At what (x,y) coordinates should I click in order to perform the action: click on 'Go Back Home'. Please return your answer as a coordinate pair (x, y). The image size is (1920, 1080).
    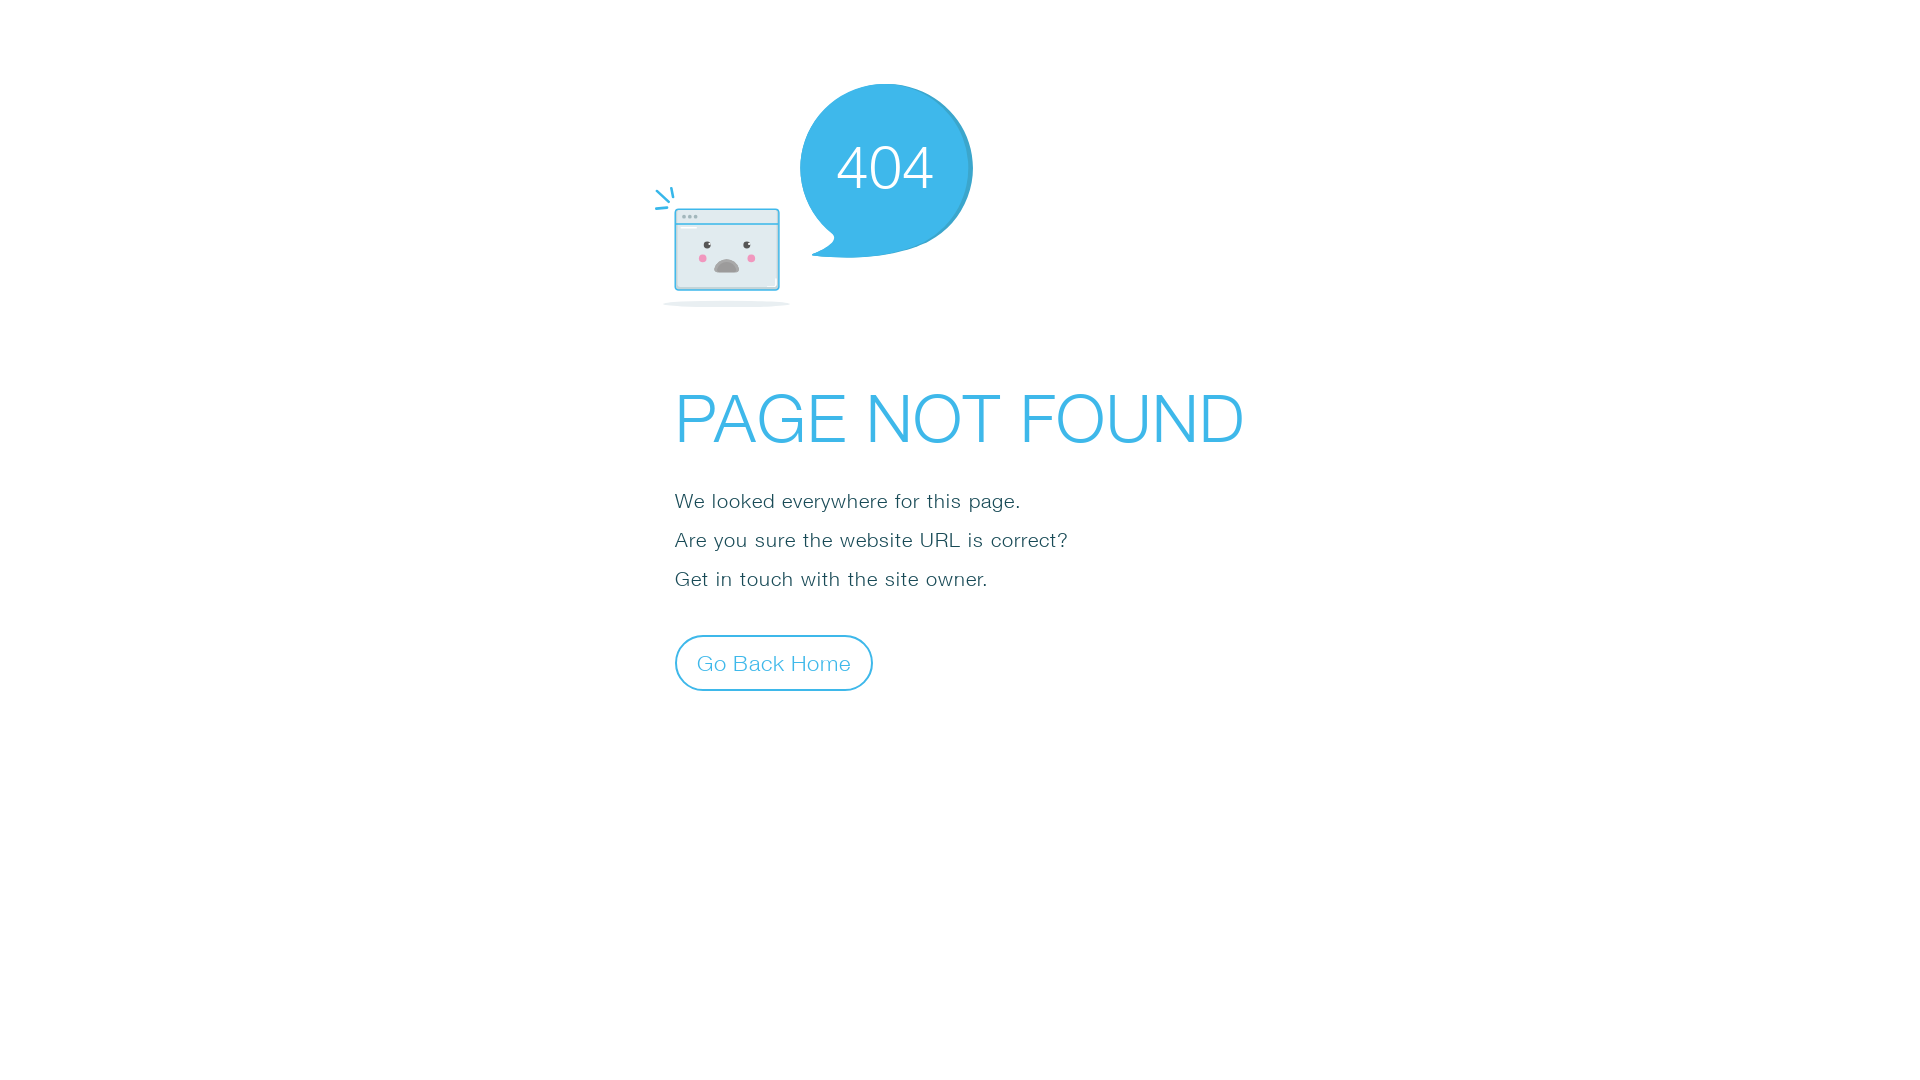
    Looking at the image, I should click on (772, 663).